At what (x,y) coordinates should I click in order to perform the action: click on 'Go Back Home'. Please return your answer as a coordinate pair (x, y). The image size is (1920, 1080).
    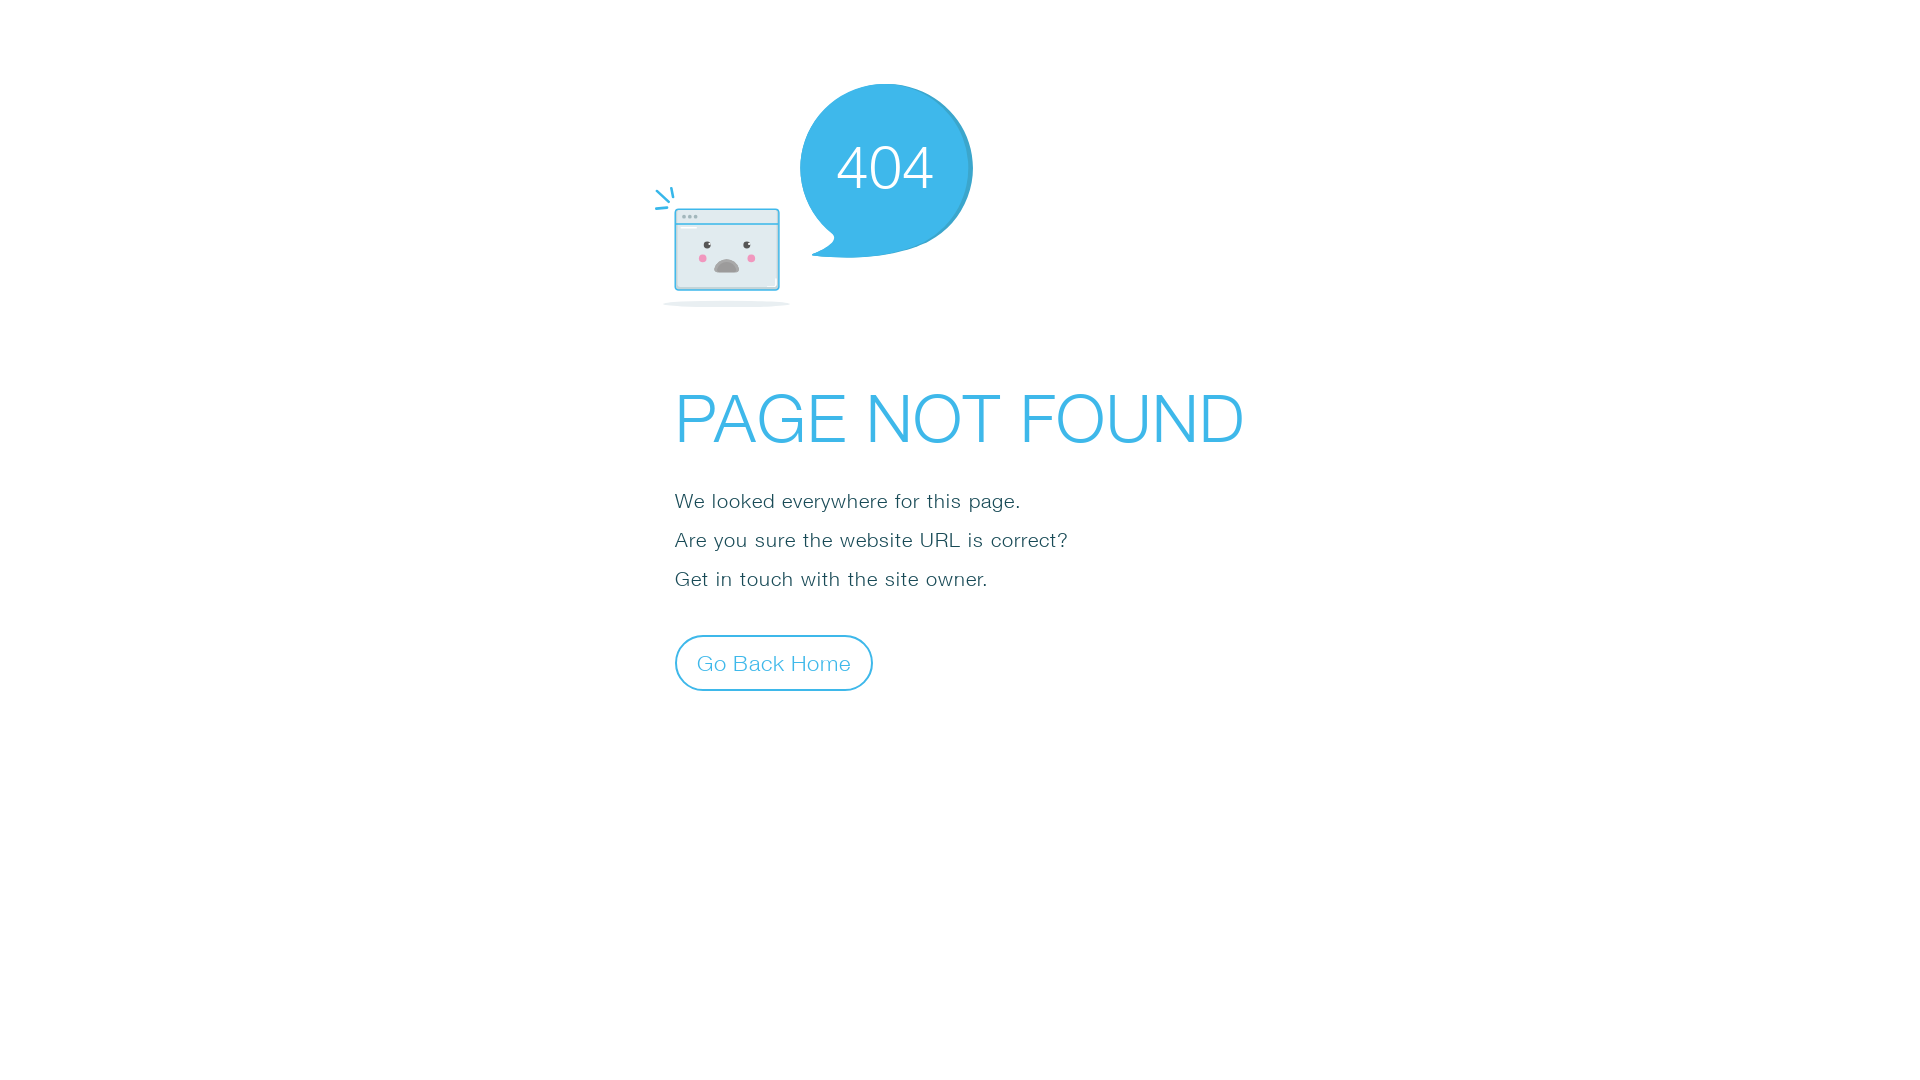
    Looking at the image, I should click on (772, 663).